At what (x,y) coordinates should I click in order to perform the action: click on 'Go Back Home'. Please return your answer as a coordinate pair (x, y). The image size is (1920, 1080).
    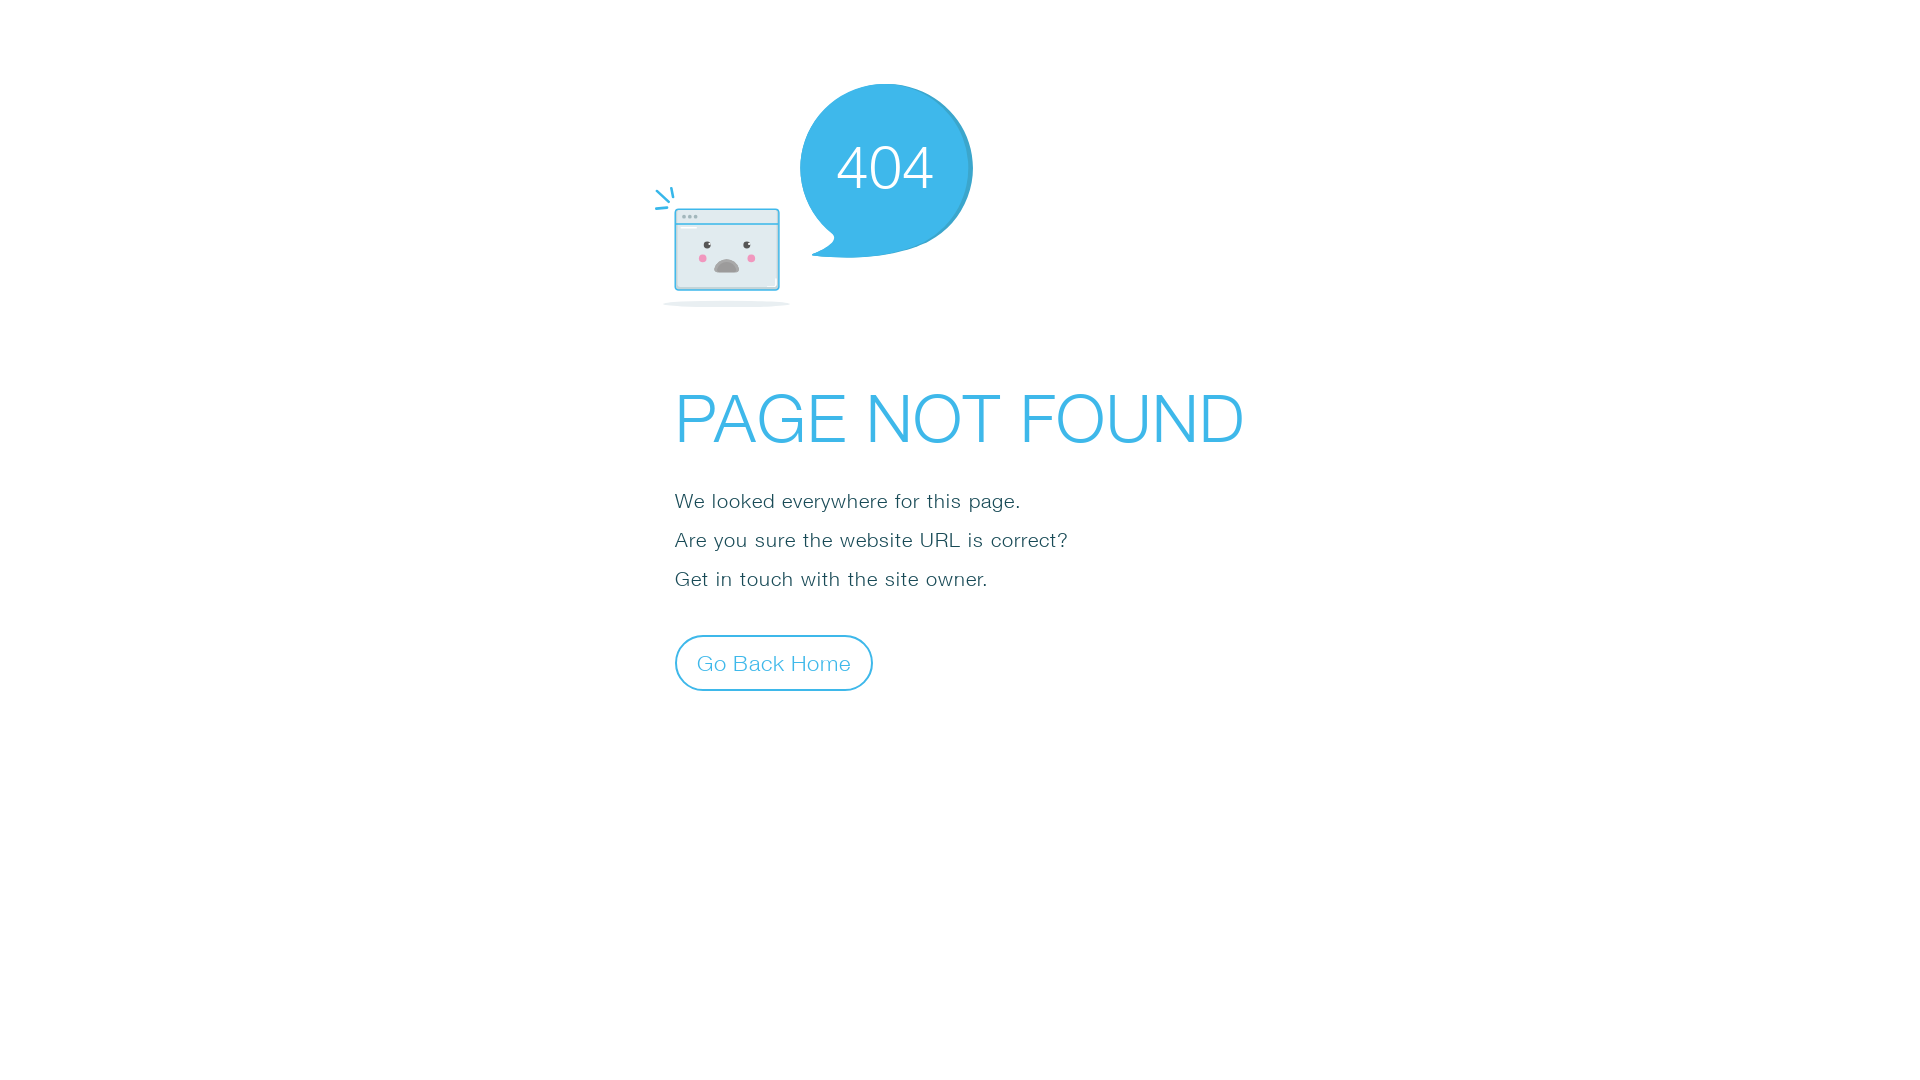
    Looking at the image, I should click on (772, 663).